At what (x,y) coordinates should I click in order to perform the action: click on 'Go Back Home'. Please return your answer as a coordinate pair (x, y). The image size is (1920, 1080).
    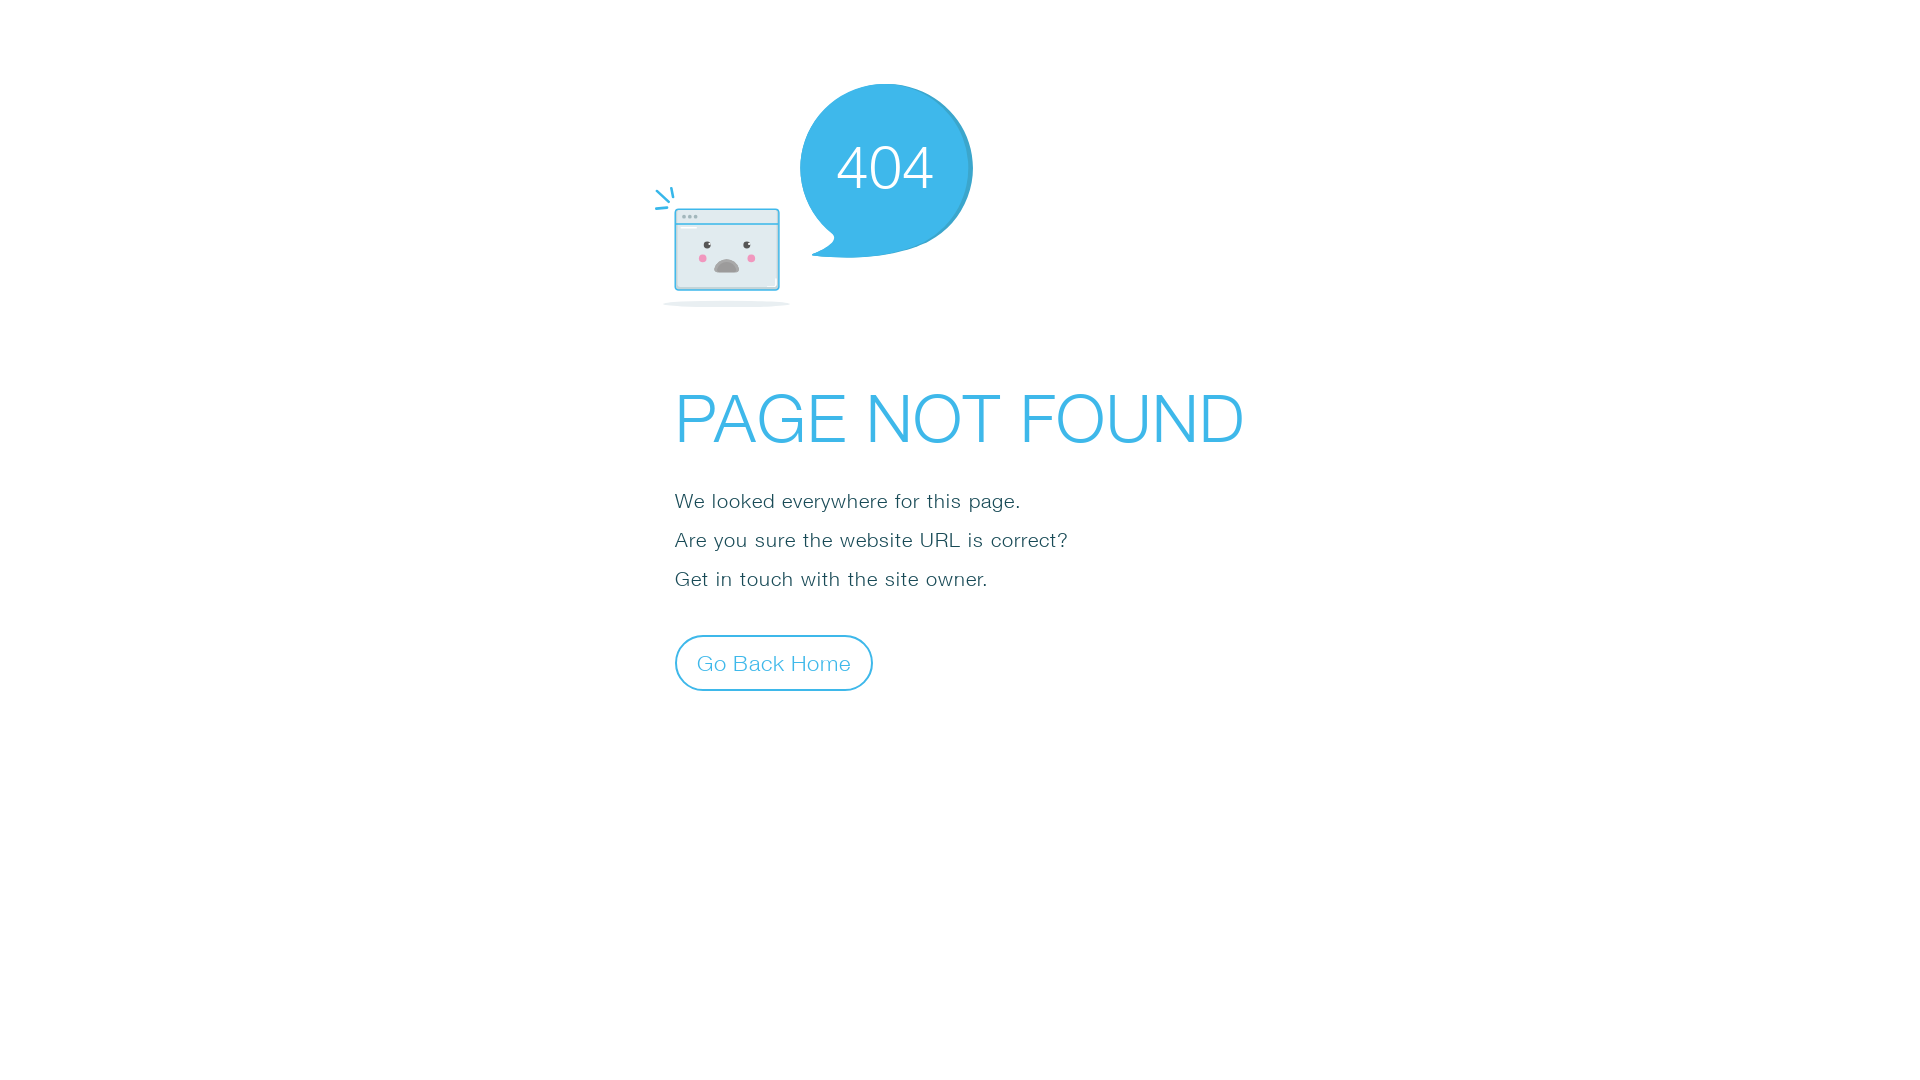
    Looking at the image, I should click on (772, 663).